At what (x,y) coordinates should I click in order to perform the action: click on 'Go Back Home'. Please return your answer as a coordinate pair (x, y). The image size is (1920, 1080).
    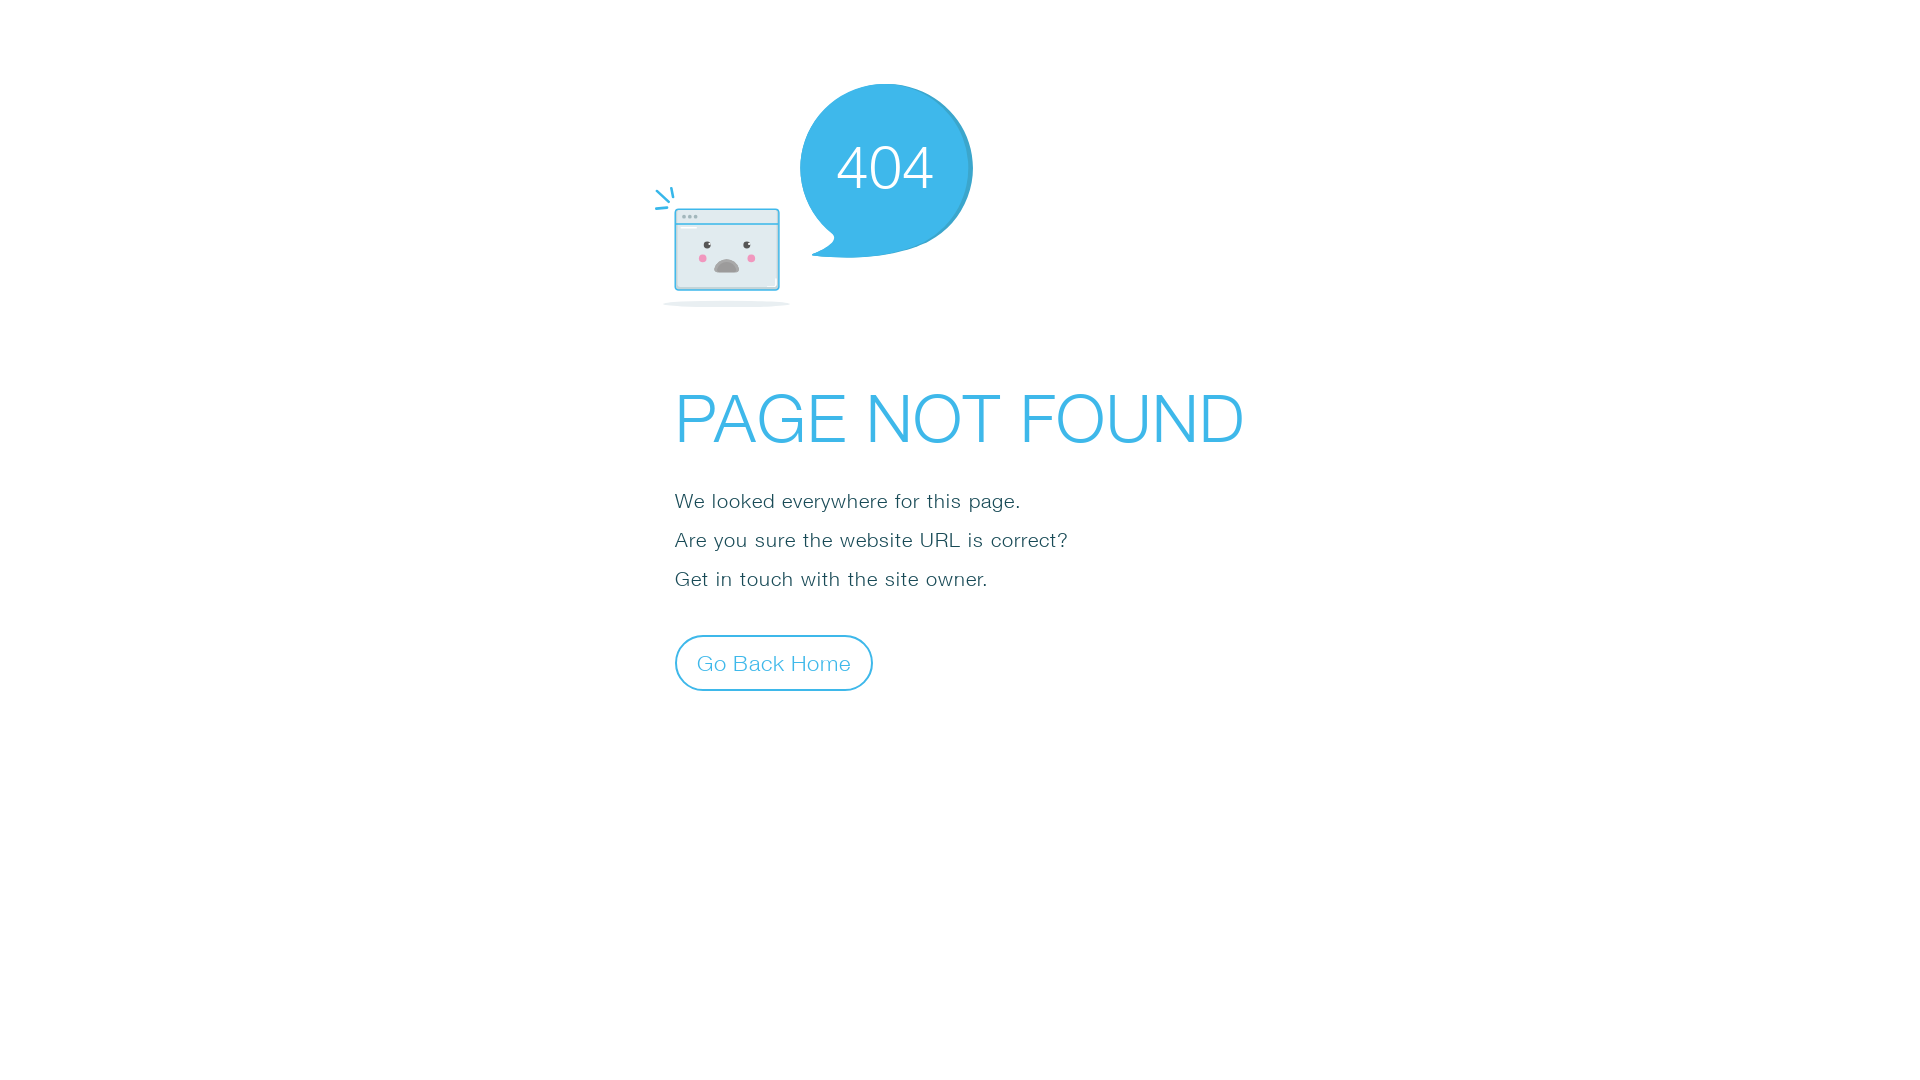
    Looking at the image, I should click on (772, 663).